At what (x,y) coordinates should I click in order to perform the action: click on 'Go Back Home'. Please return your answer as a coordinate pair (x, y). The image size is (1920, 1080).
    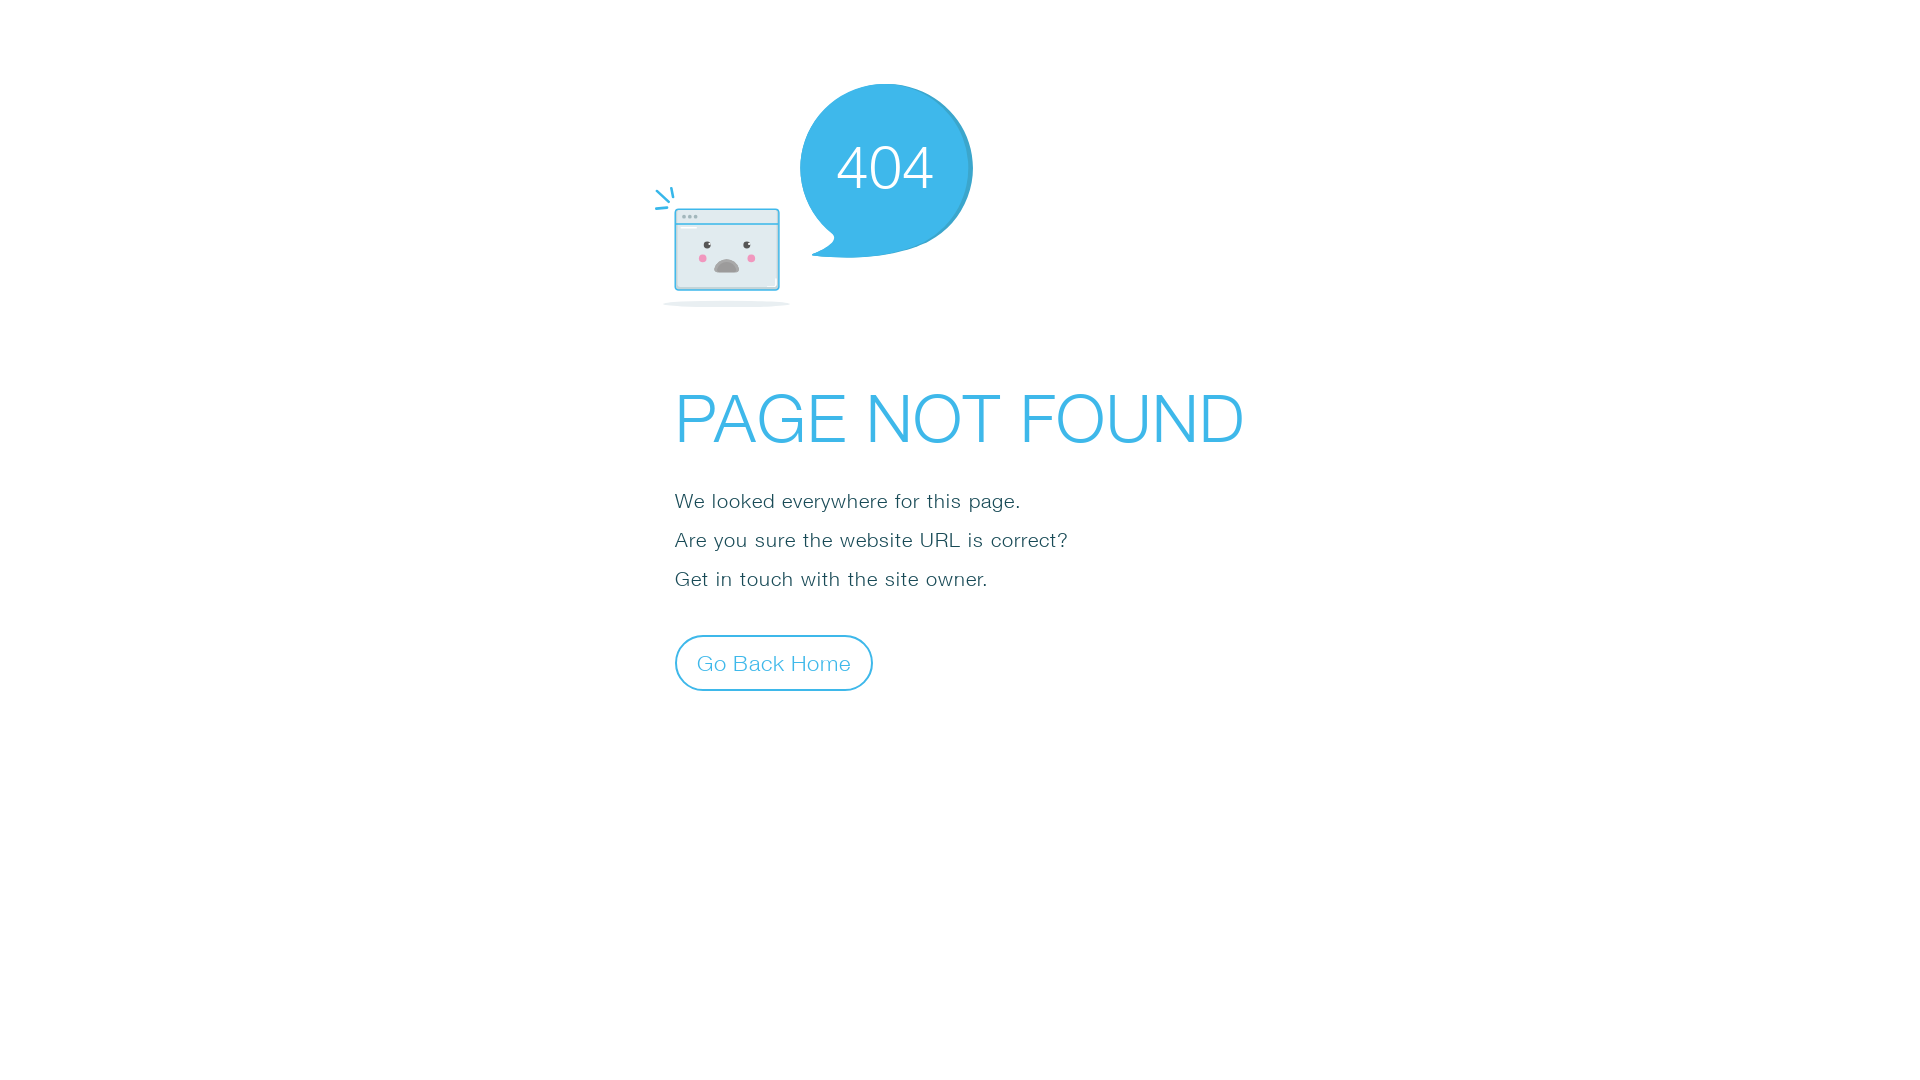
    Looking at the image, I should click on (772, 663).